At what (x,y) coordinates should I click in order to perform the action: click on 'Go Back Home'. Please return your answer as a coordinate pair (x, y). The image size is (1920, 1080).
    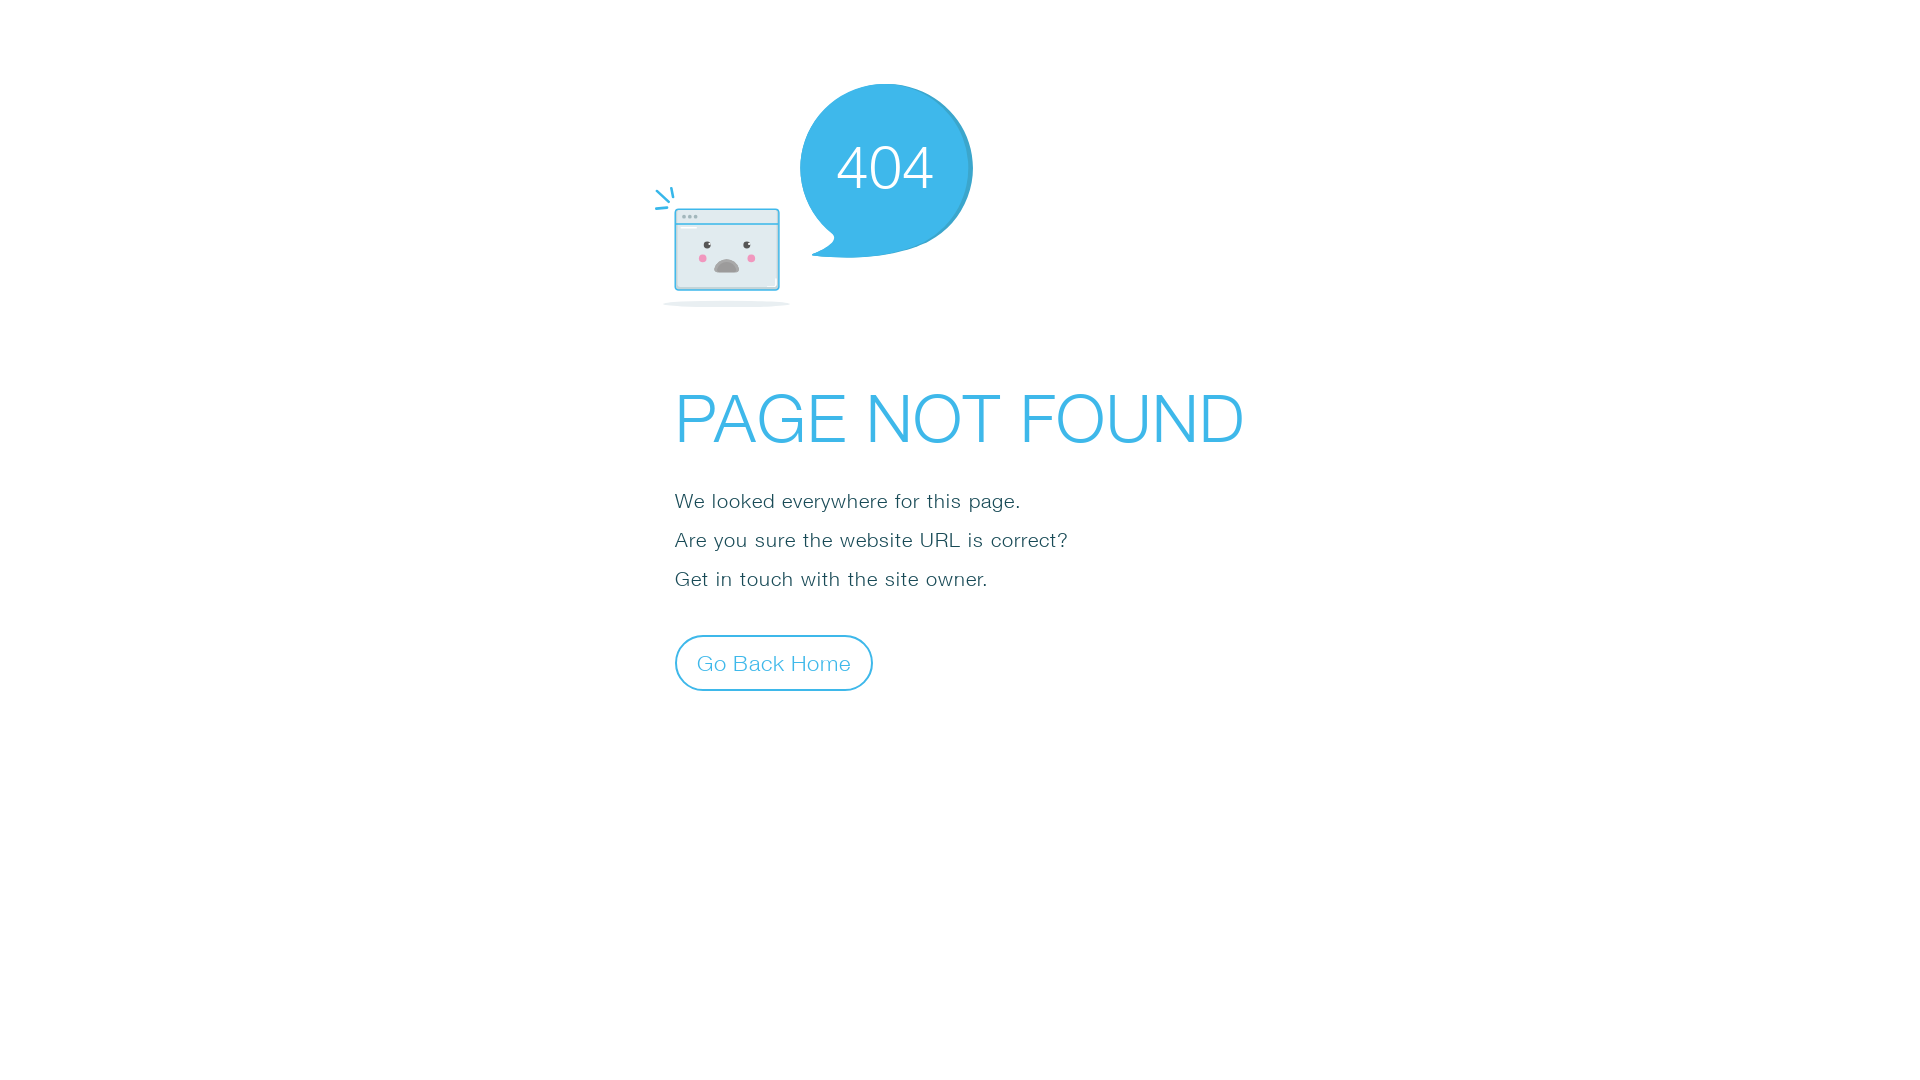
    Looking at the image, I should click on (772, 663).